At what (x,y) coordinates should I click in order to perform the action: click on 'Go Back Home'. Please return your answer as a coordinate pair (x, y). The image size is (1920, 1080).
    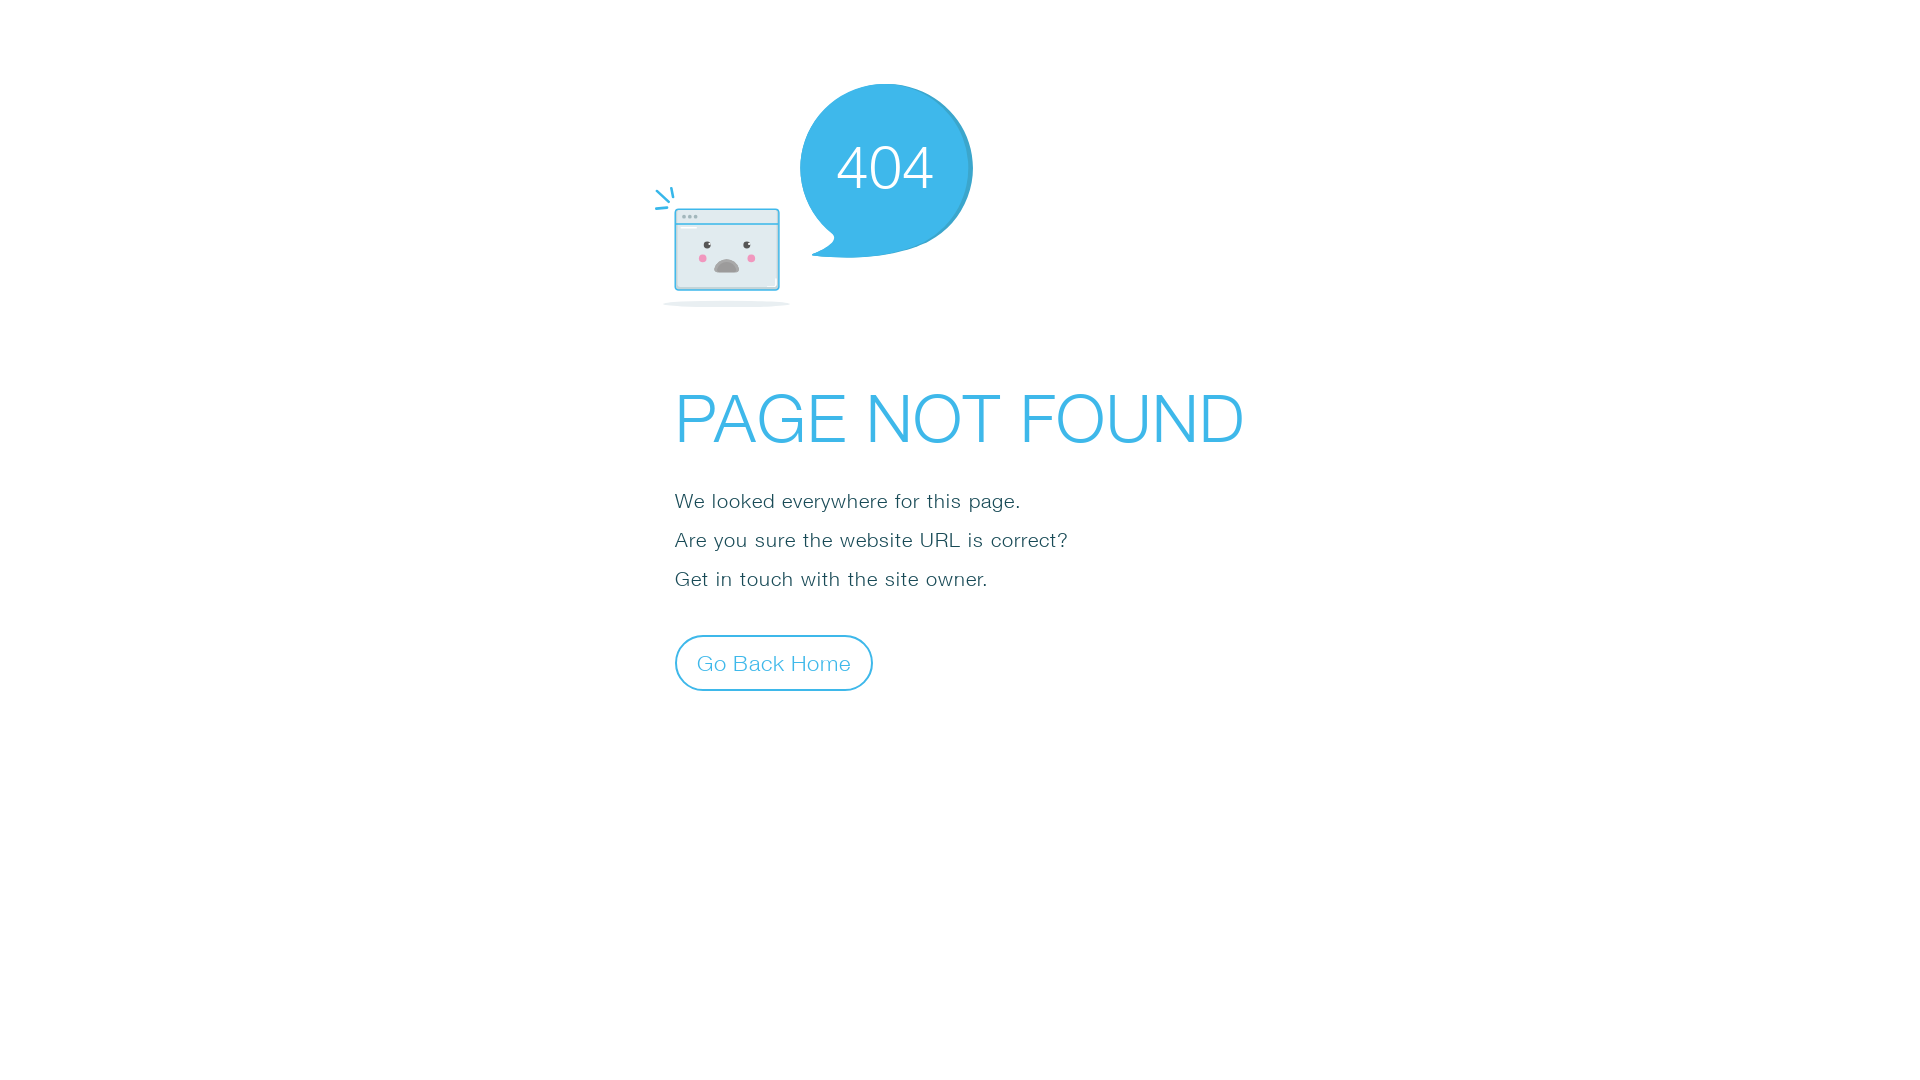
    Looking at the image, I should click on (772, 663).